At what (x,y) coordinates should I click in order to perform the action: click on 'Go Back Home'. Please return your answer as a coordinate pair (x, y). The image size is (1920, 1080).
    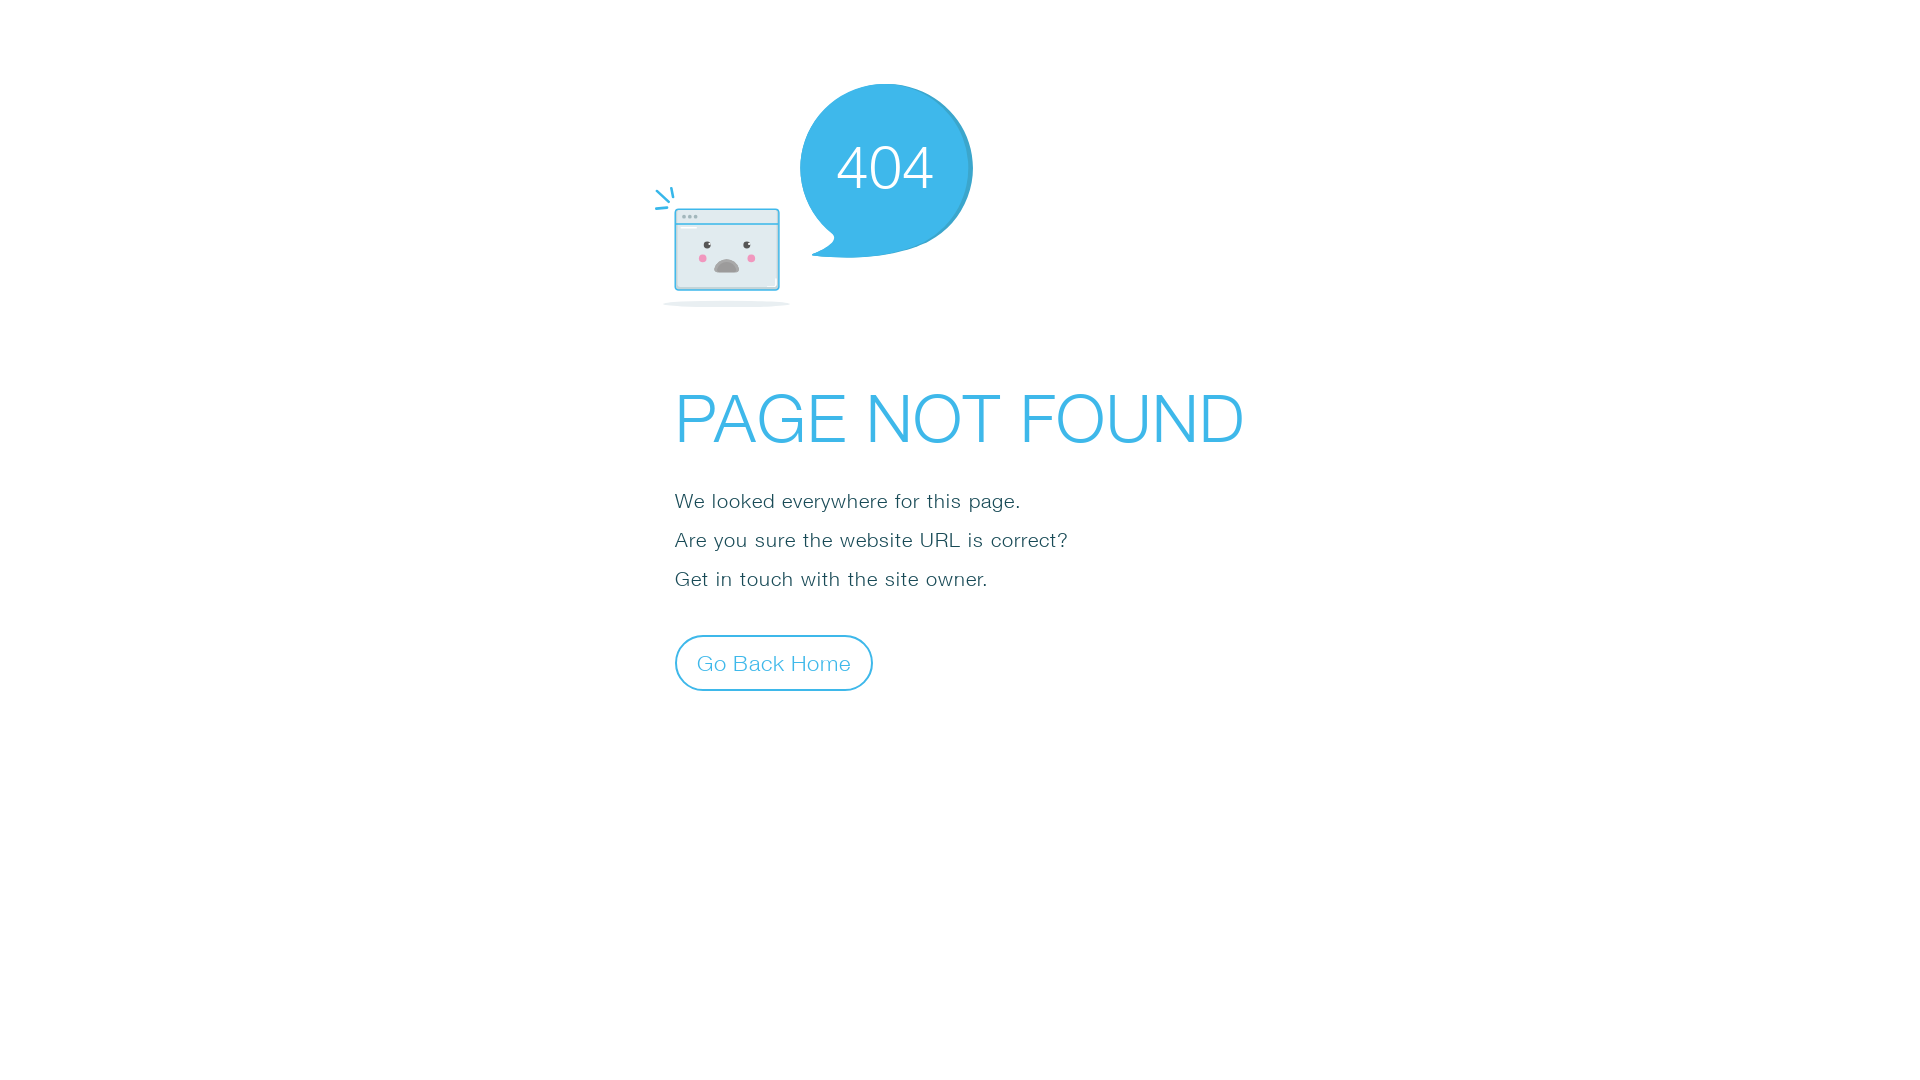
    Looking at the image, I should click on (772, 663).